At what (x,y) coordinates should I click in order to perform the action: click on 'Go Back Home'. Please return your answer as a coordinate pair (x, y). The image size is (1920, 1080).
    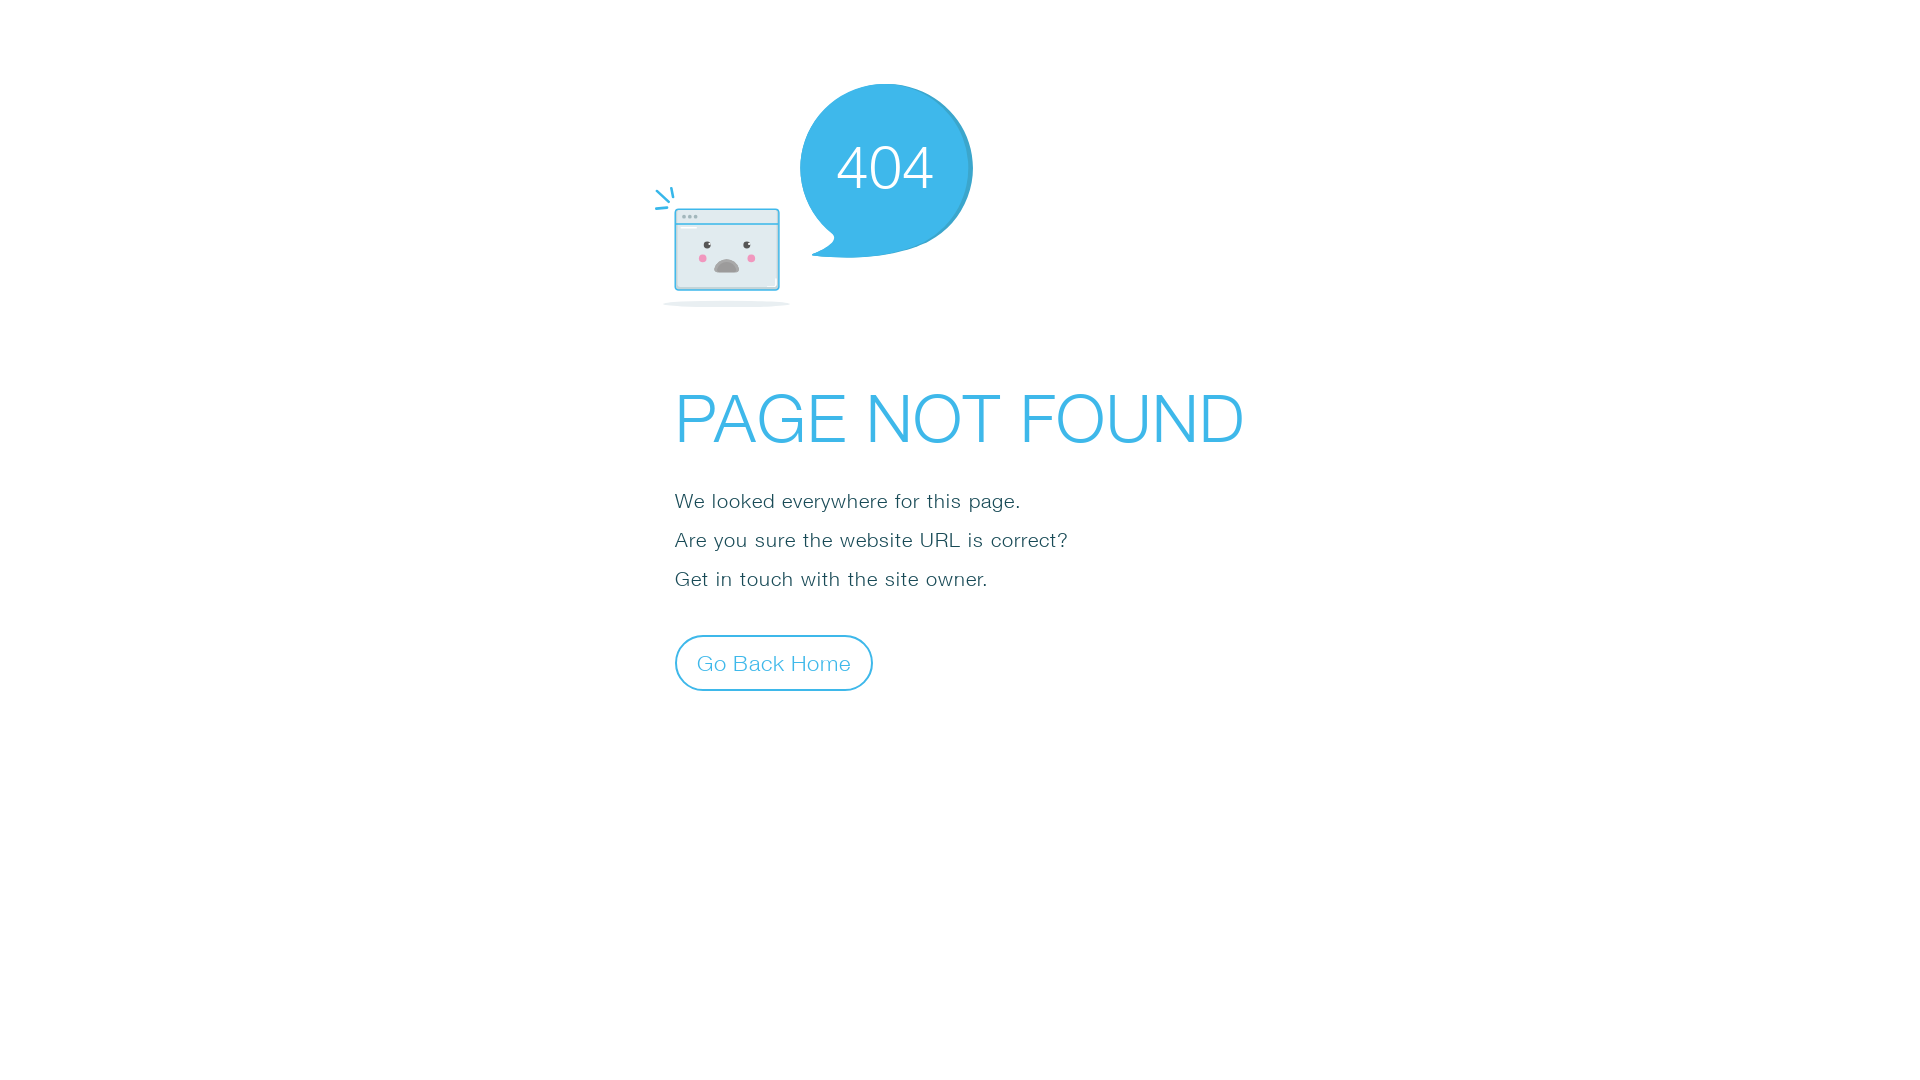
    Looking at the image, I should click on (772, 663).